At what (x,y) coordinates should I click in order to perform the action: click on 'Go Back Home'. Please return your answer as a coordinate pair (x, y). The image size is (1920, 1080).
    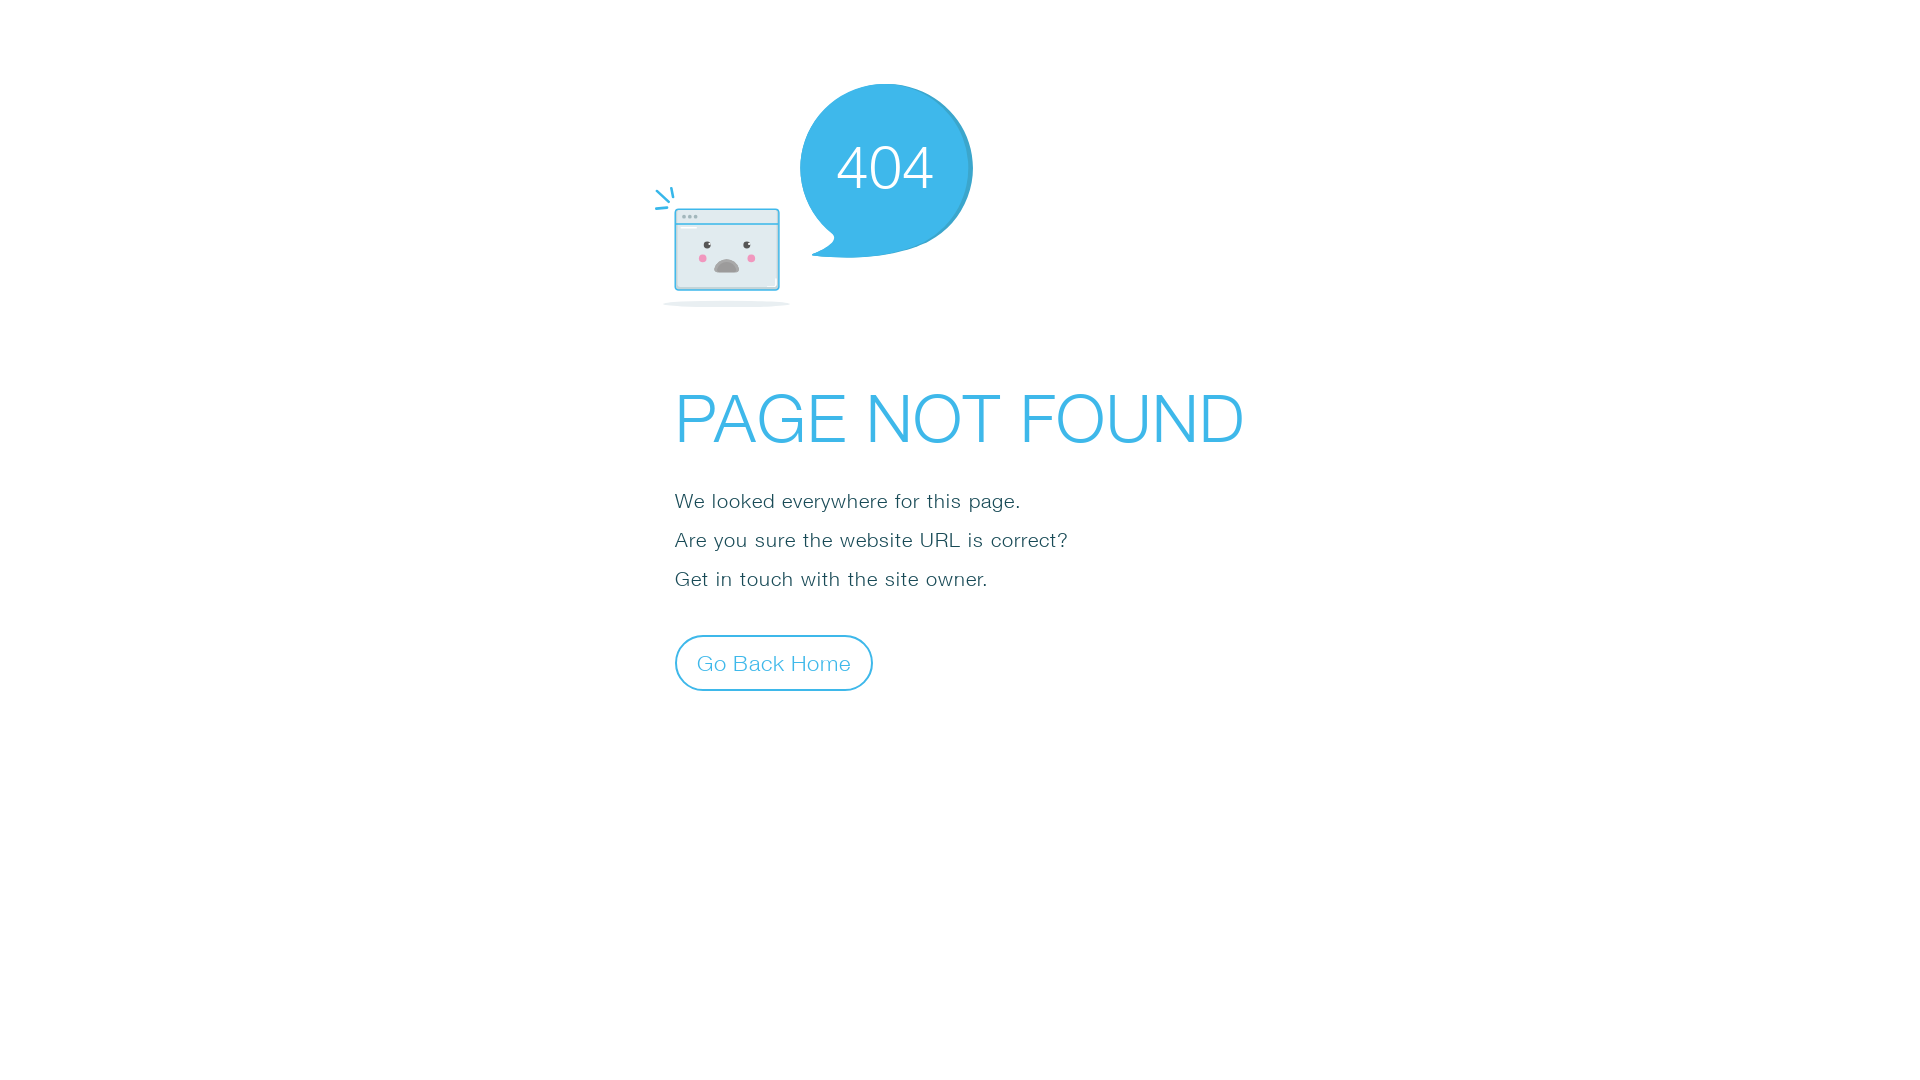
    Looking at the image, I should click on (772, 663).